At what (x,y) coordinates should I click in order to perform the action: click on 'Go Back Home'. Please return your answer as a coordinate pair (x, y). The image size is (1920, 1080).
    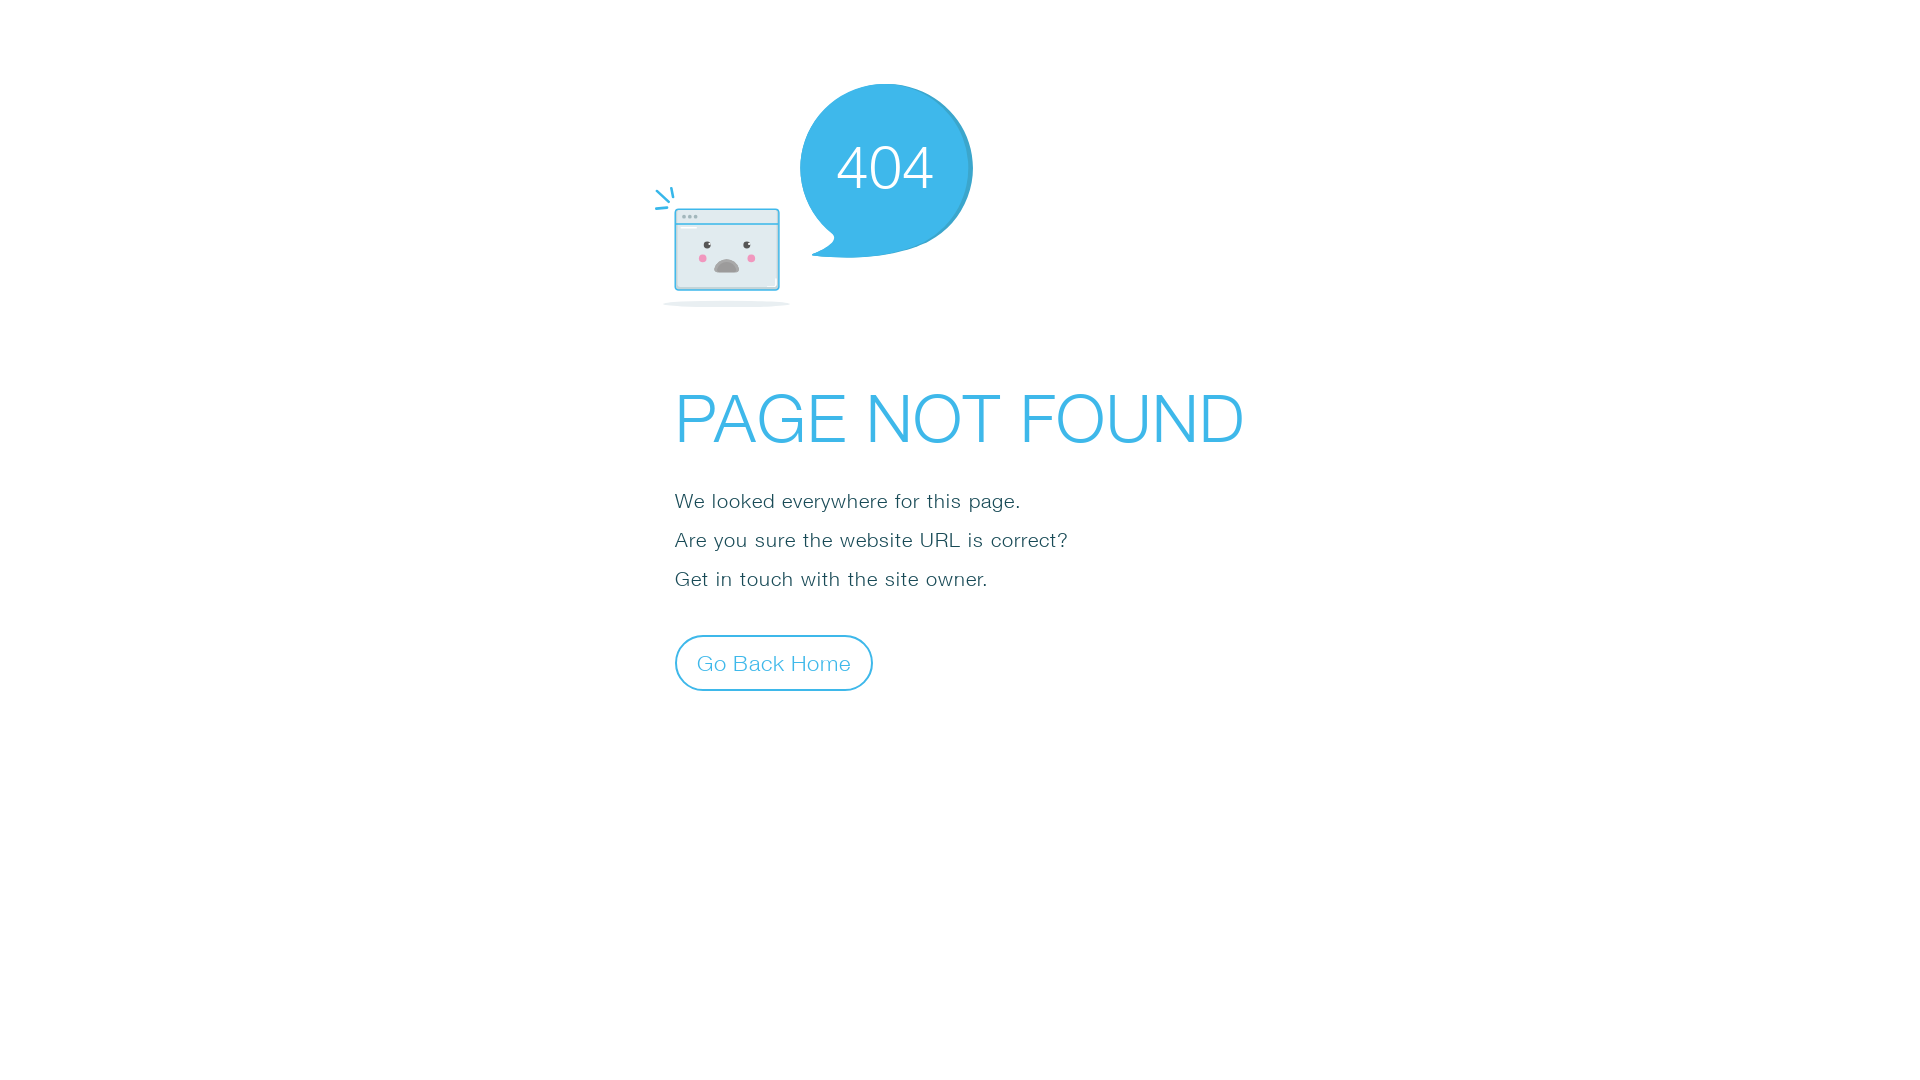
    Looking at the image, I should click on (772, 663).